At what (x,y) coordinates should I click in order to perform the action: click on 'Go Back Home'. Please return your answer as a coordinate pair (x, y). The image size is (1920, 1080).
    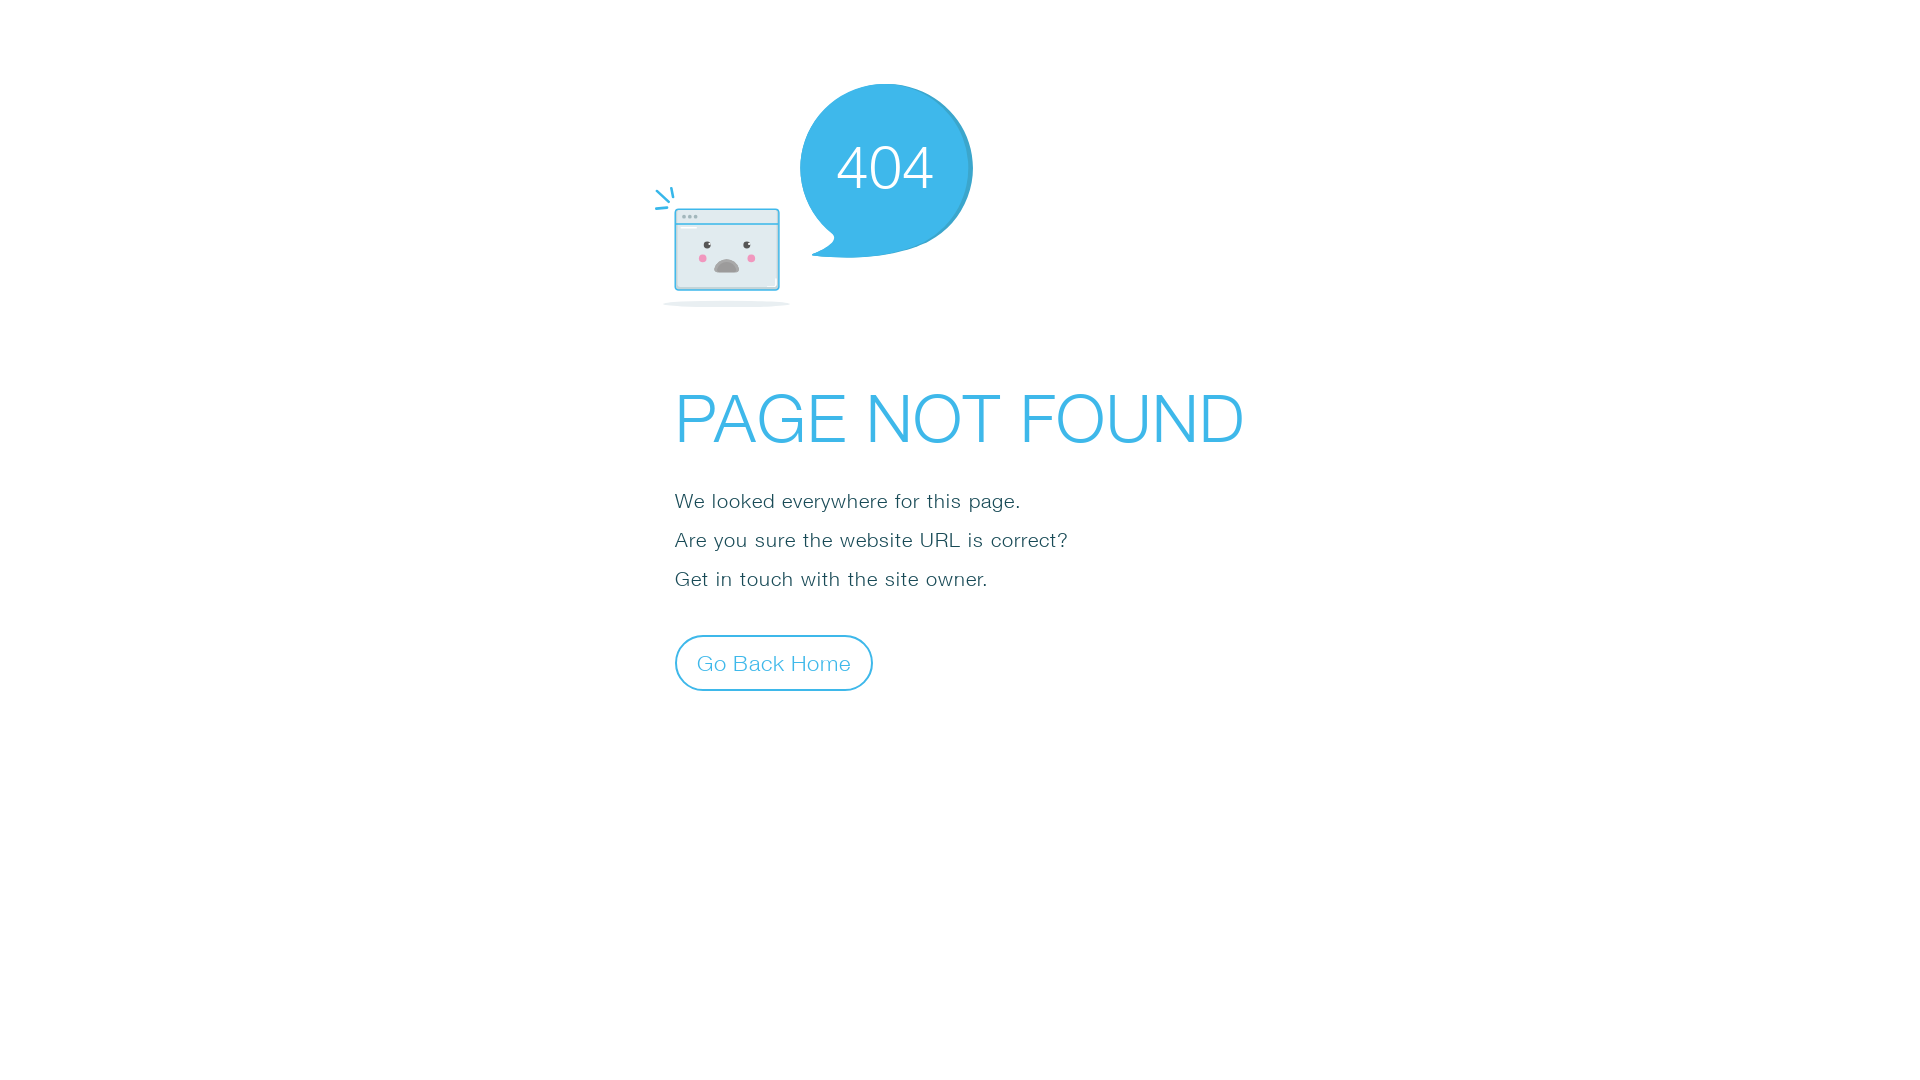
    Looking at the image, I should click on (772, 663).